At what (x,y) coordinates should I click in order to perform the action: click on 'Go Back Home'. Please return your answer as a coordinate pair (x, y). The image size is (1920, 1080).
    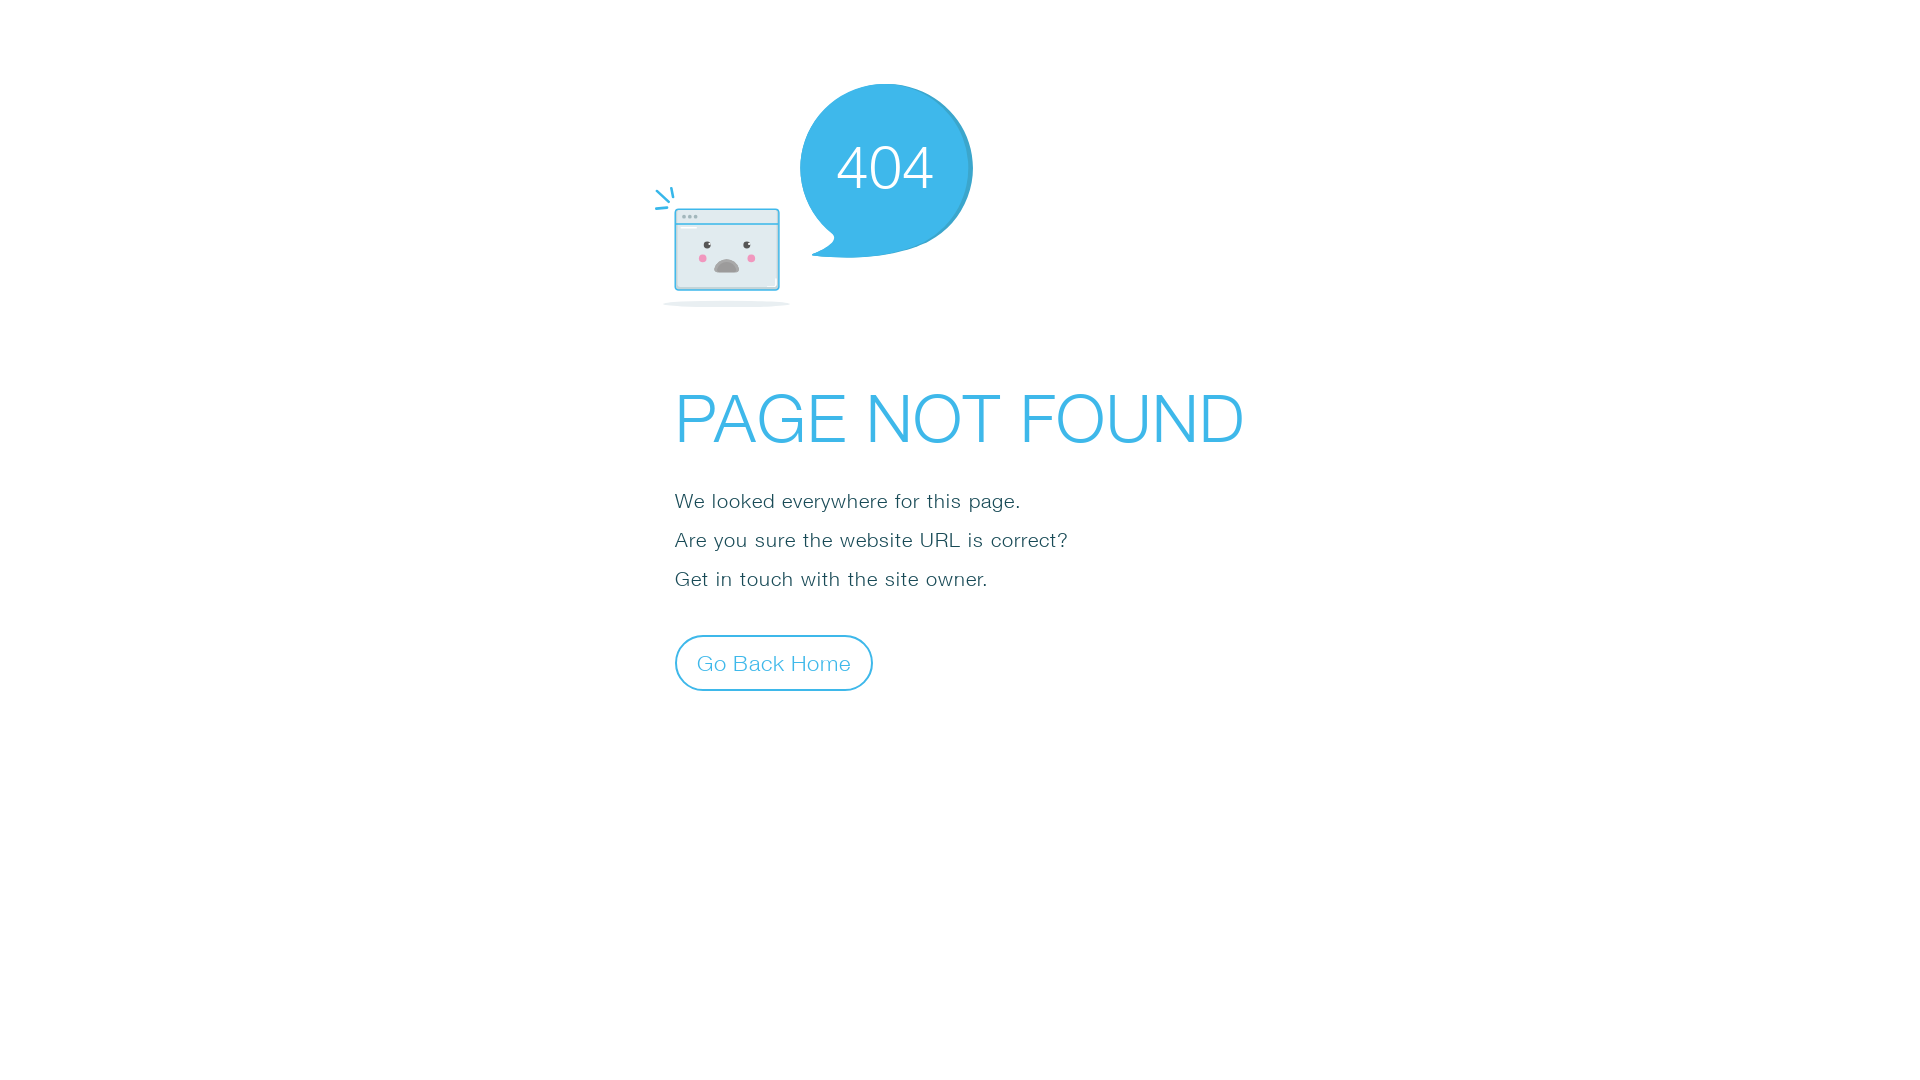
    Looking at the image, I should click on (772, 663).